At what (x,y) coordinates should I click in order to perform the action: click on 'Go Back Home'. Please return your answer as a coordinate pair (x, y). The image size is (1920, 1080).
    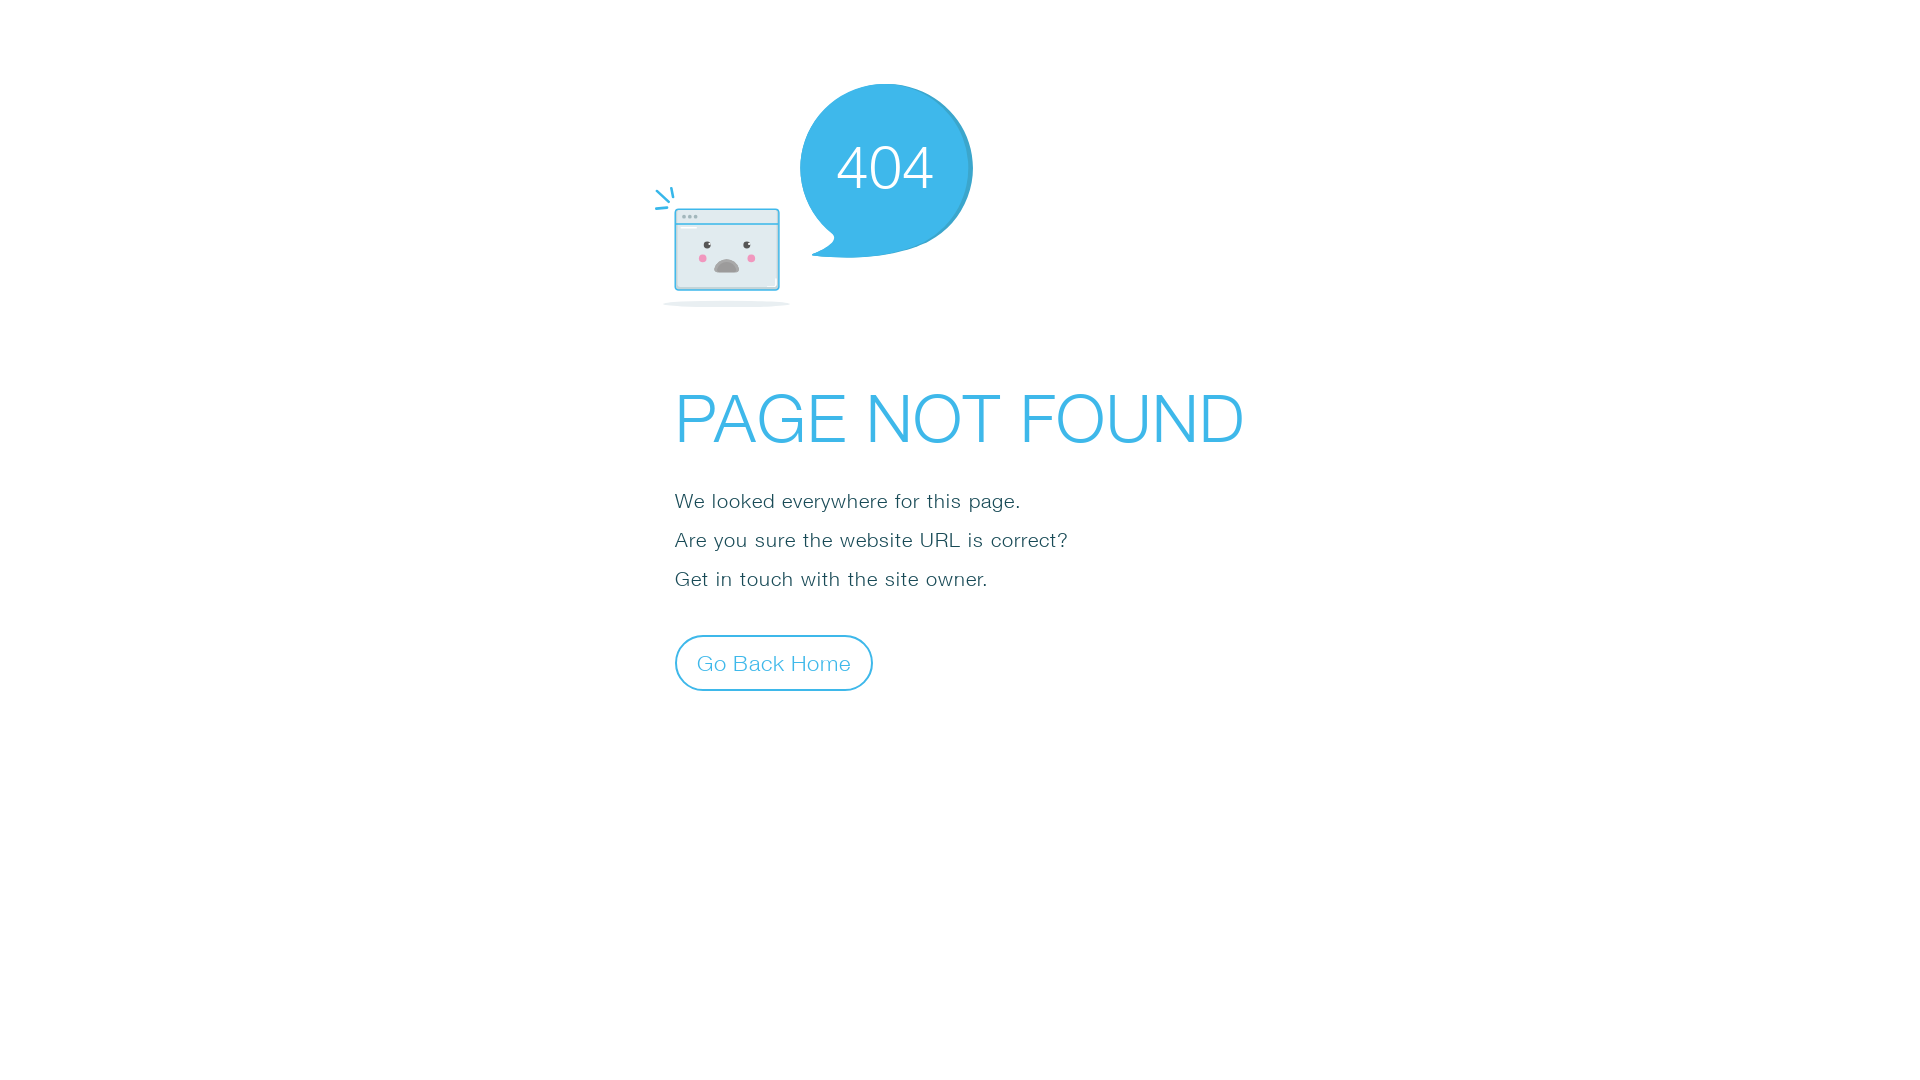
    Looking at the image, I should click on (772, 663).